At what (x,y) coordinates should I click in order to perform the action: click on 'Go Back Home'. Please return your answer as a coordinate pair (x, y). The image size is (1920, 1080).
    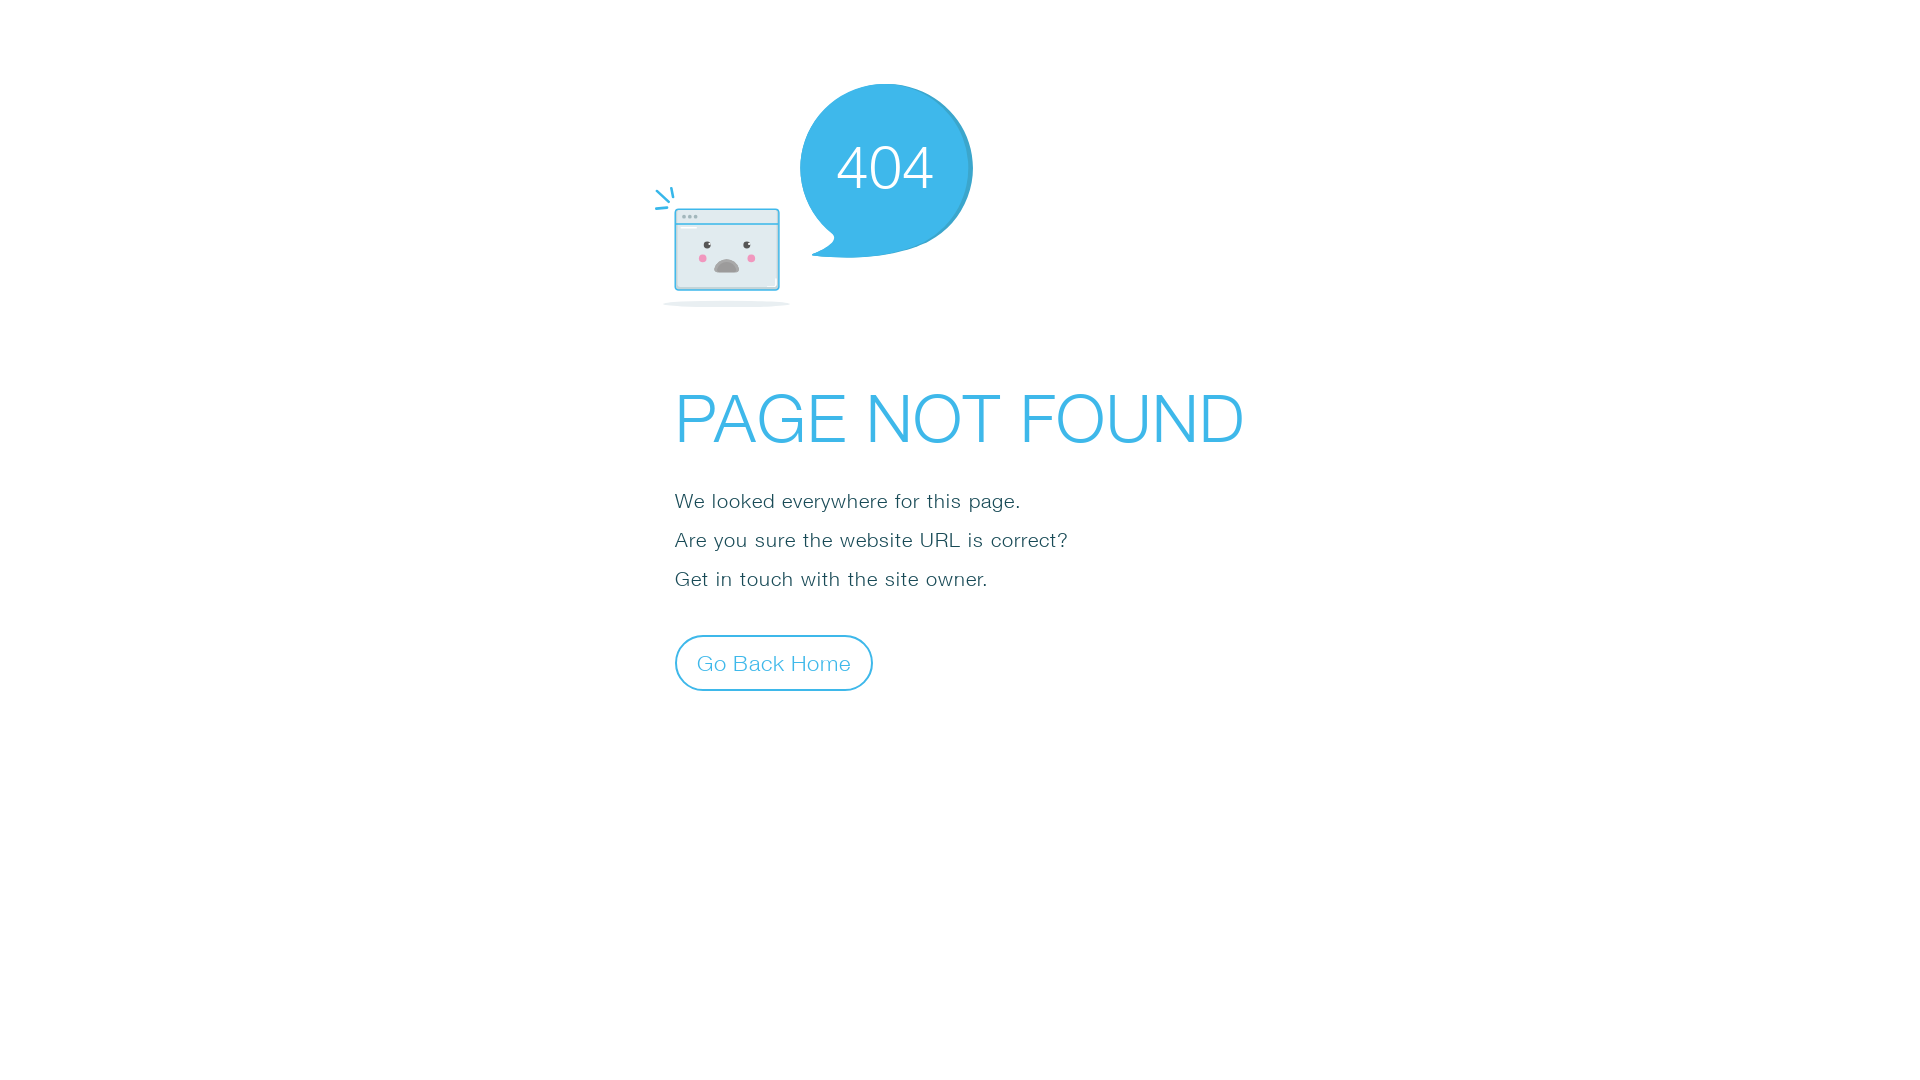
    Looking at the image, I should click on (772, 663).